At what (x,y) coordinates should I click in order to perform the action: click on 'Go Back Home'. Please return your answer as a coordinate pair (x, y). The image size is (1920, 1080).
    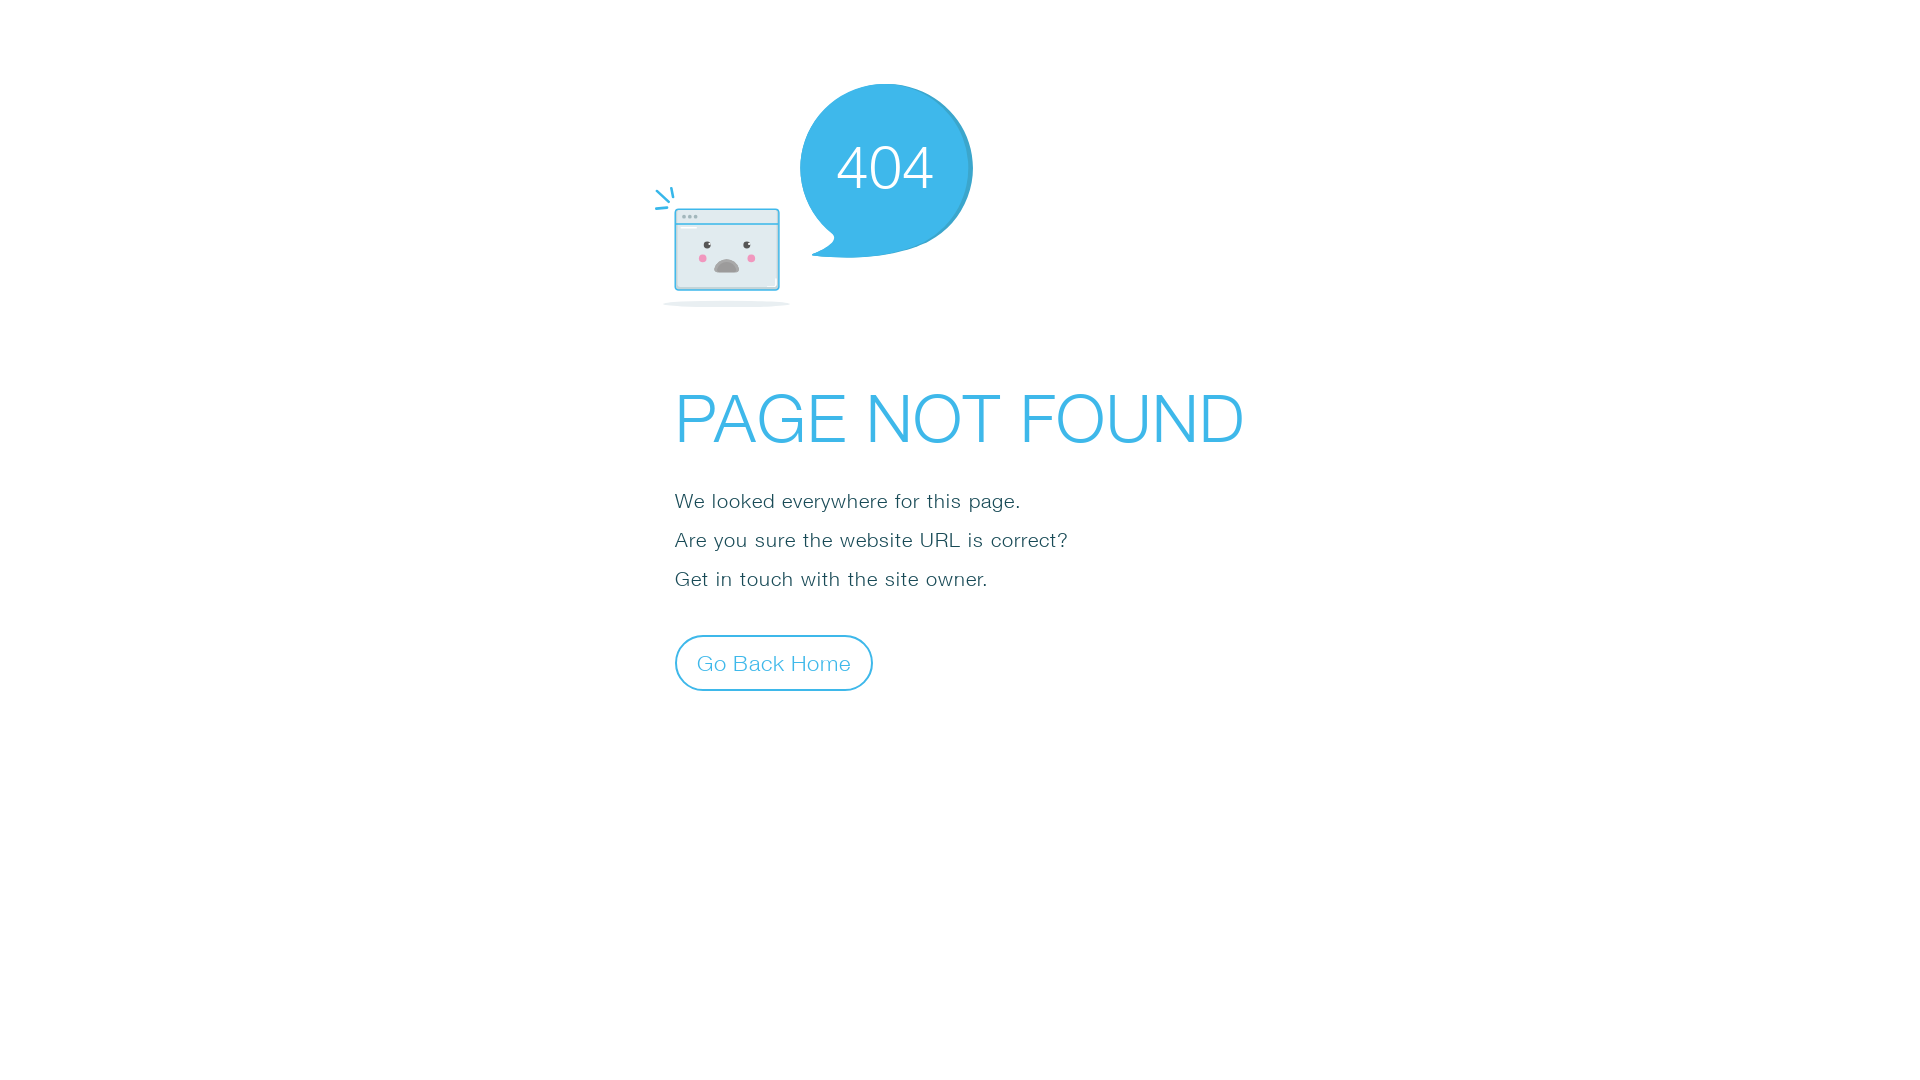
    Looking at the image, I should click on (772, 663).